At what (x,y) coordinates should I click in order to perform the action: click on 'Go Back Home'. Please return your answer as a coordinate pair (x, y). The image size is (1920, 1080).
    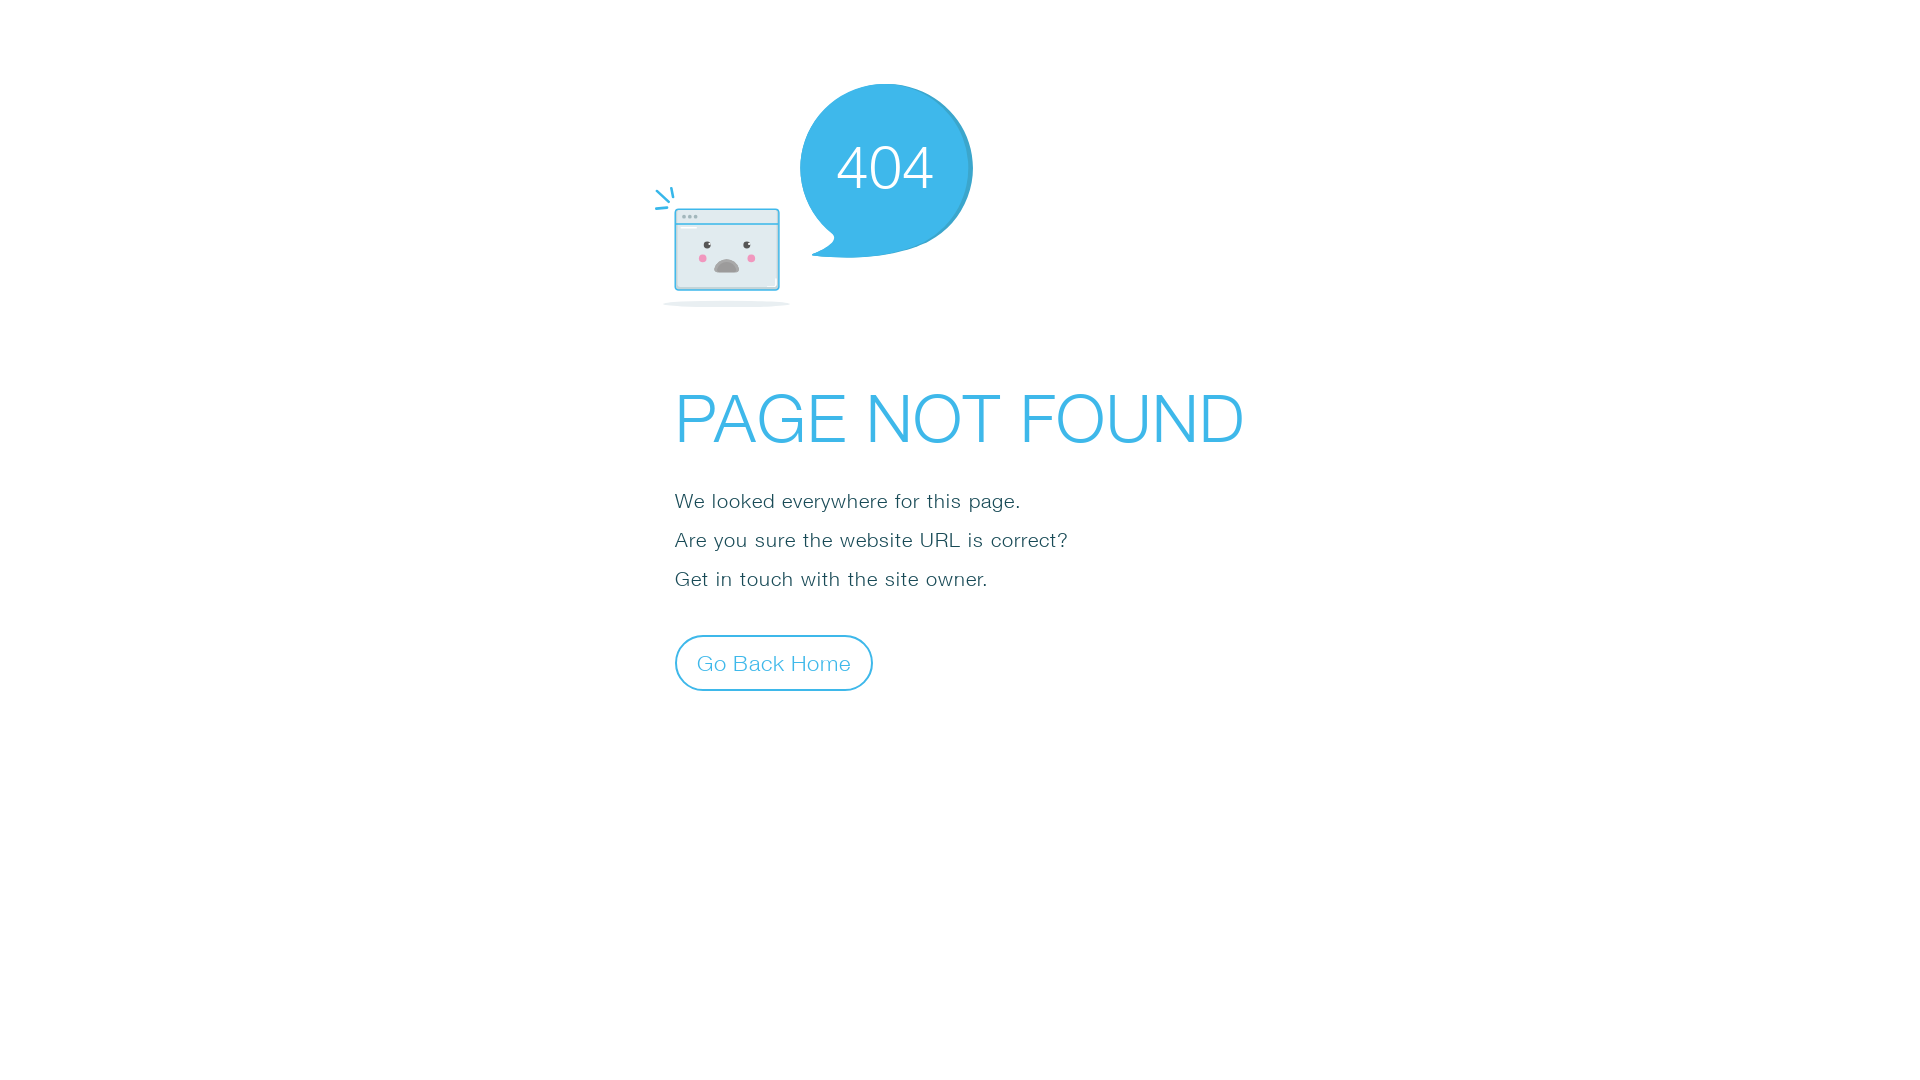
    Looking at the image, I should click on (772, 663).